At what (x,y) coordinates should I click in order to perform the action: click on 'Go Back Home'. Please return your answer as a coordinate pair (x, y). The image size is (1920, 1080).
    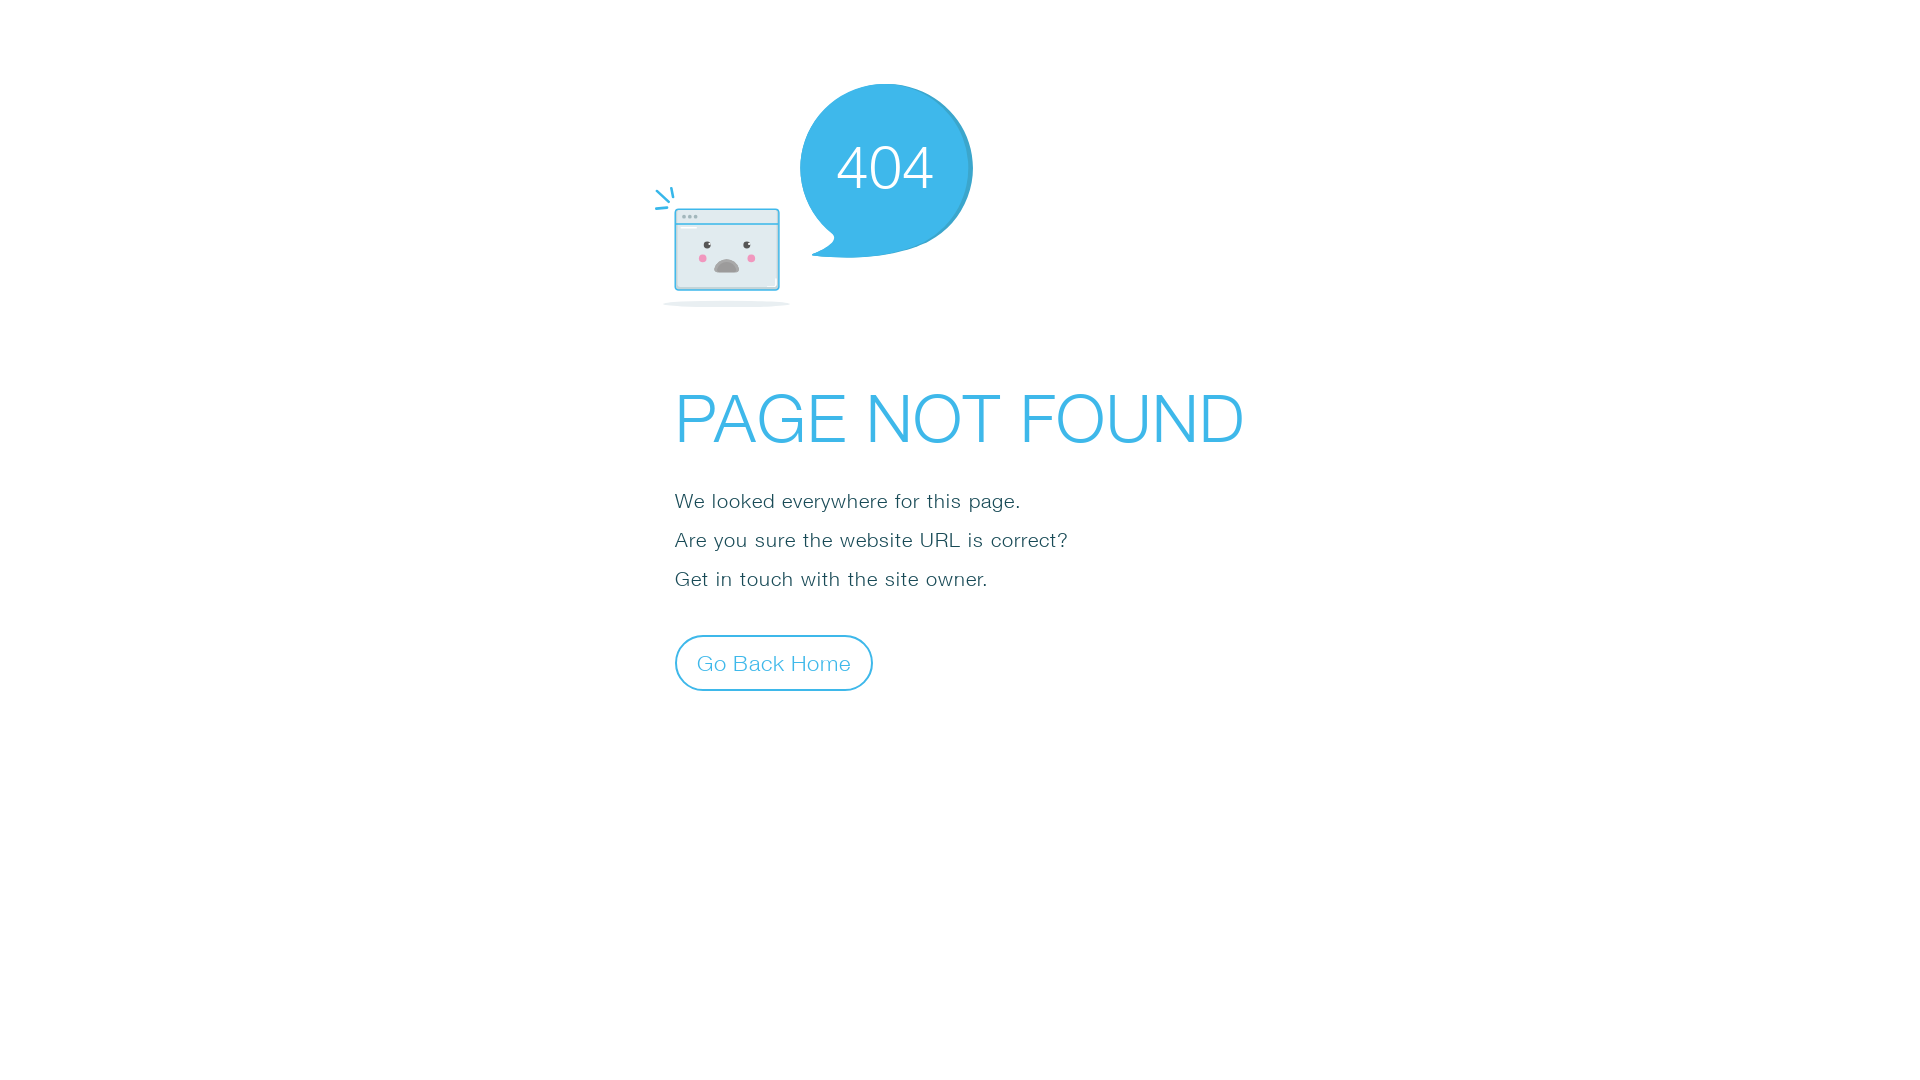
    Looking at the image, I should click on (772, 663).